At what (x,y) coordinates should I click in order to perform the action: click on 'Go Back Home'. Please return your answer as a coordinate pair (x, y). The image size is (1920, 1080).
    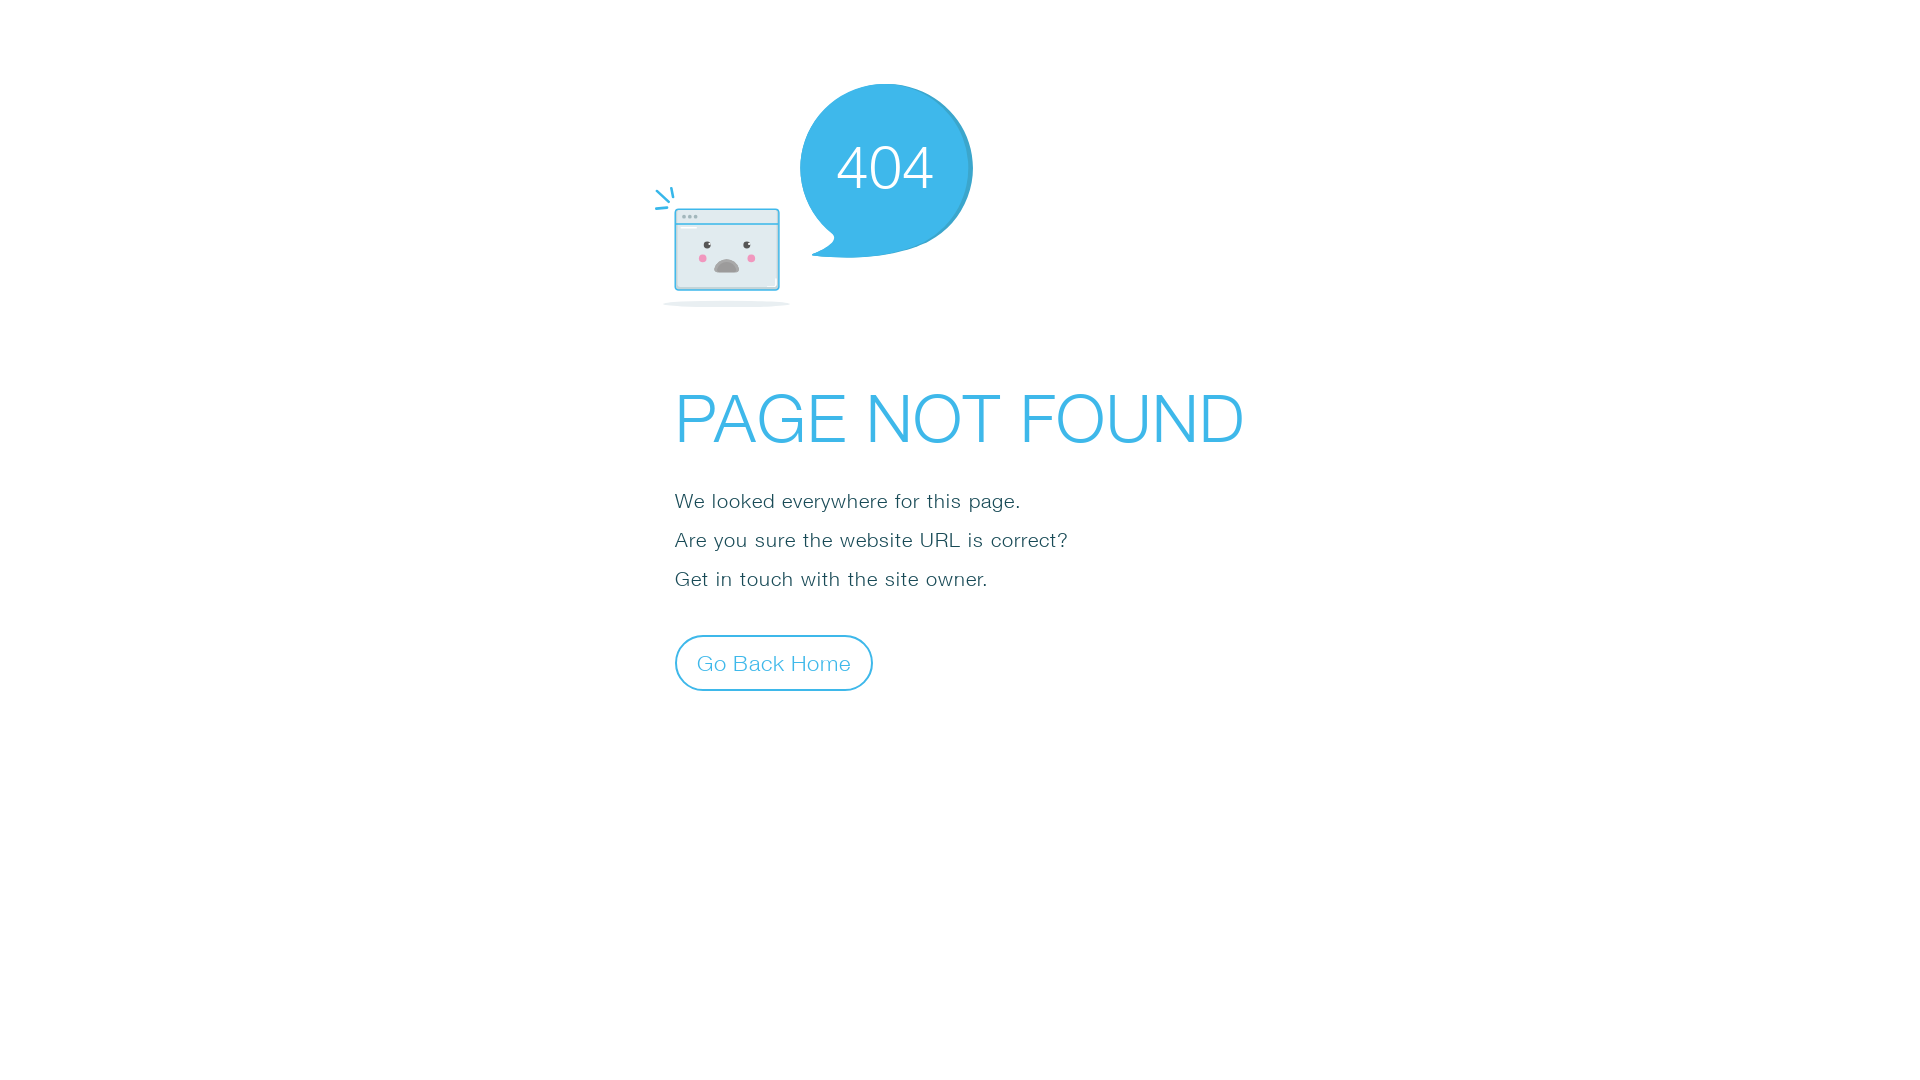
    Looking at the image, I should click on (772, 663).